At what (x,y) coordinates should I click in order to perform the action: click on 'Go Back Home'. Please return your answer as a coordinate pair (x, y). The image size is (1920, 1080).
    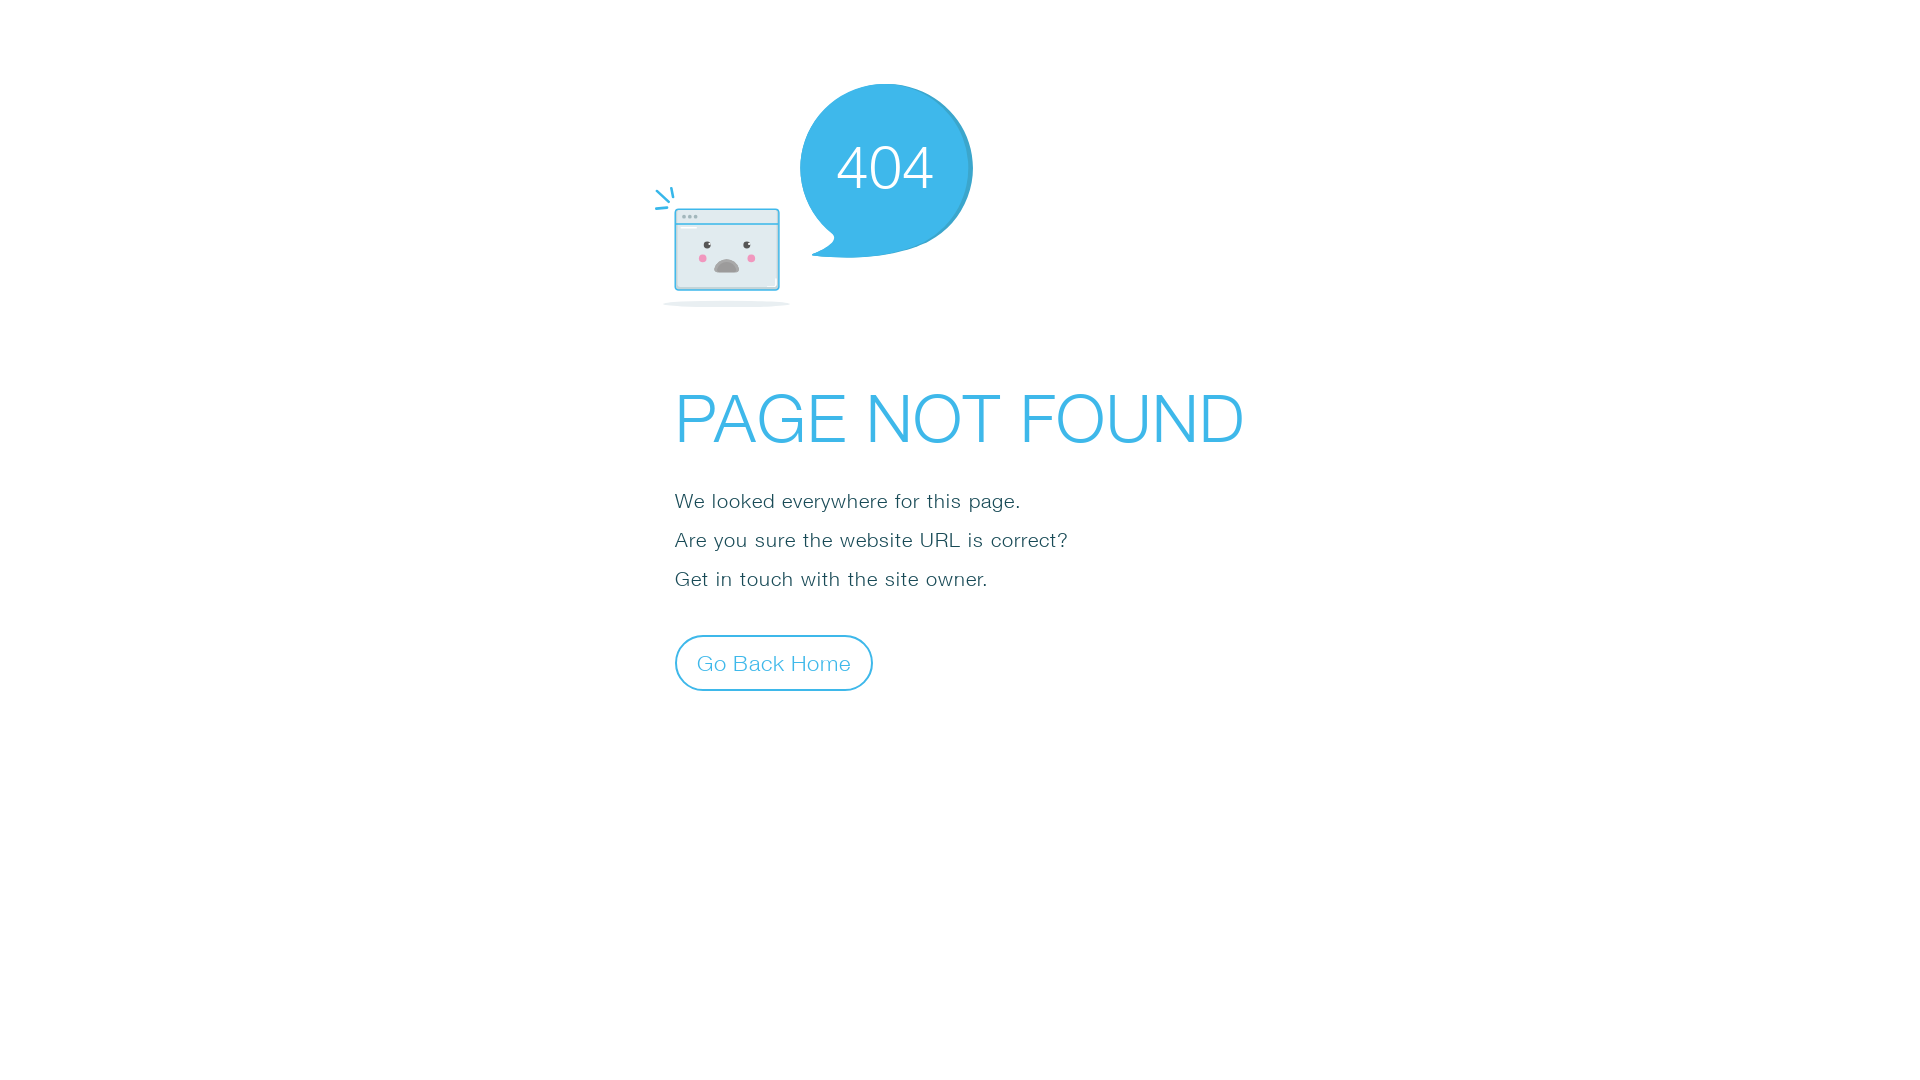
    Looking at the image, I should click on (772, 663).